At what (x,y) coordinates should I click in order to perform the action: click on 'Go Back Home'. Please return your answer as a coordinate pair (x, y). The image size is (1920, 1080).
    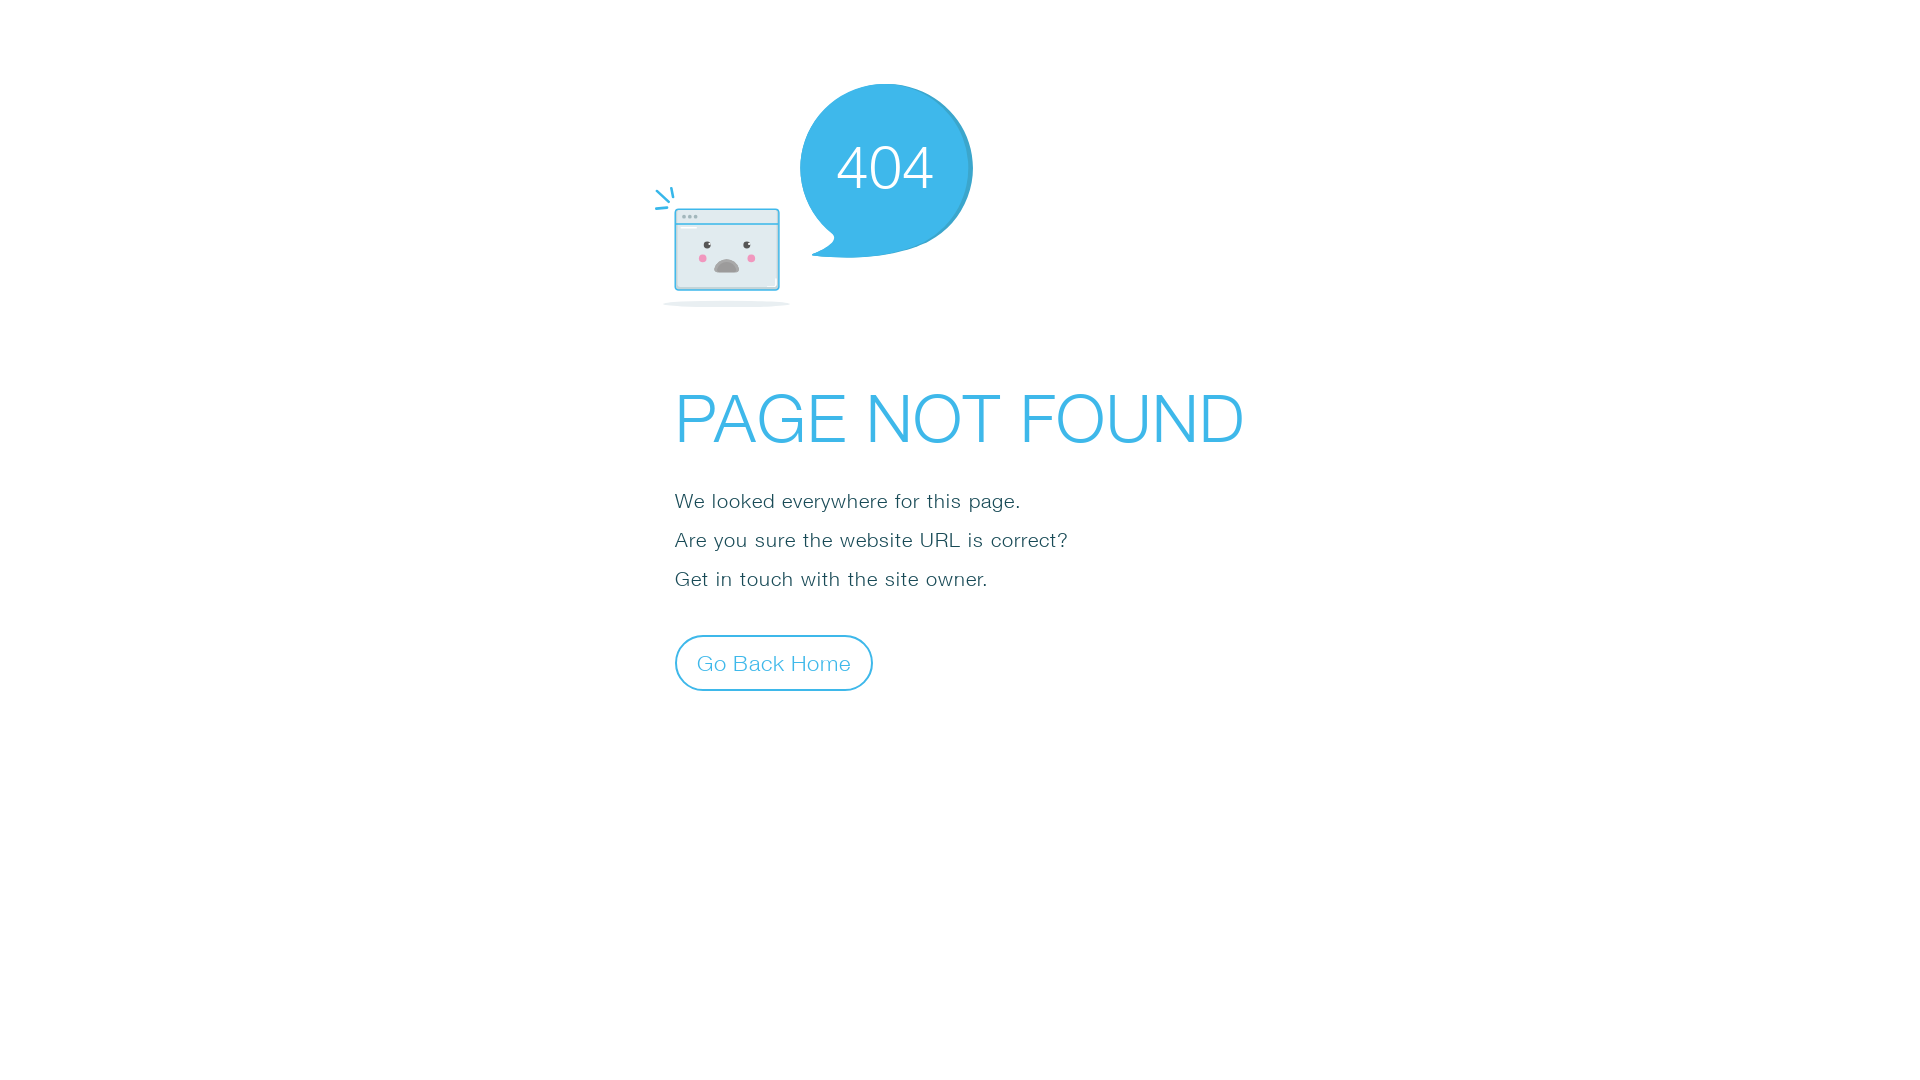
    Looking at the image, I should click on (772, 663).